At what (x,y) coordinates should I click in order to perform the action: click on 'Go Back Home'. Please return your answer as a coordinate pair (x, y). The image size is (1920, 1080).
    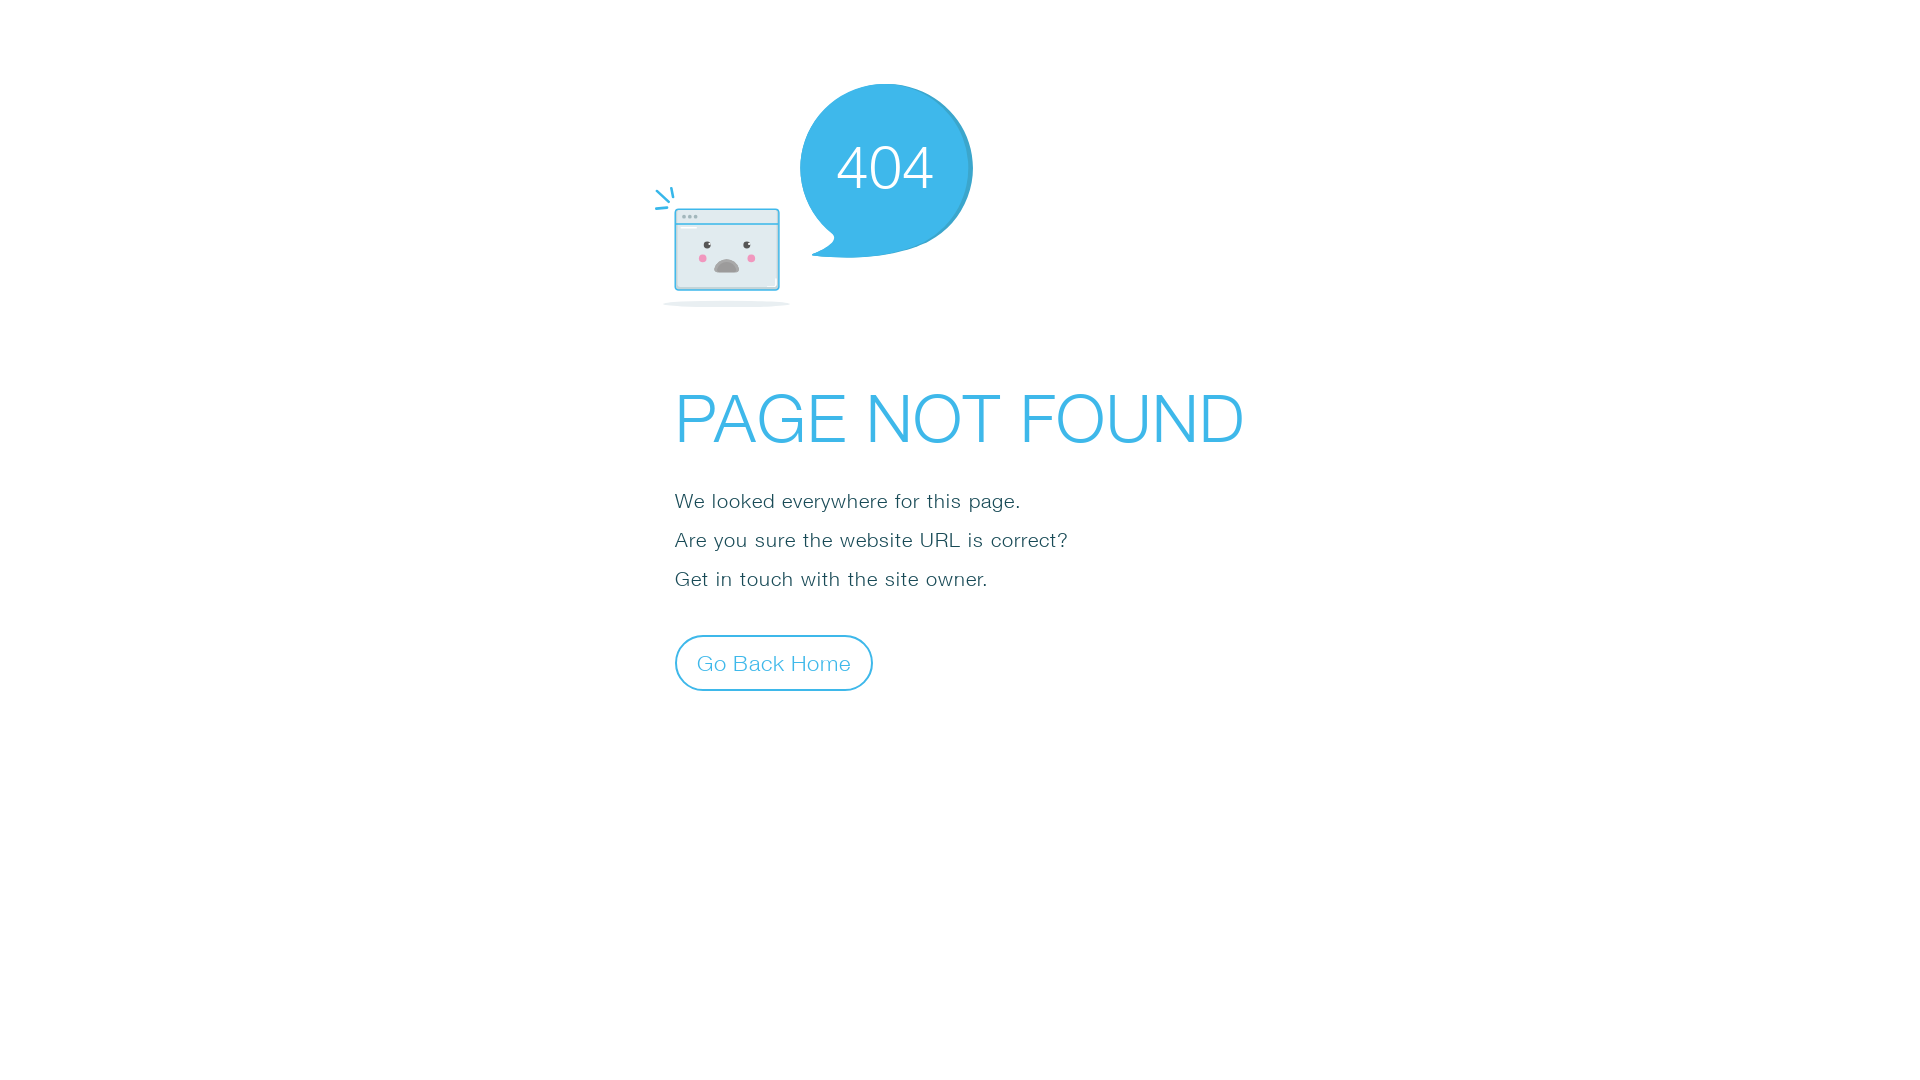
    Looking at the image, I should click on (772, 663).